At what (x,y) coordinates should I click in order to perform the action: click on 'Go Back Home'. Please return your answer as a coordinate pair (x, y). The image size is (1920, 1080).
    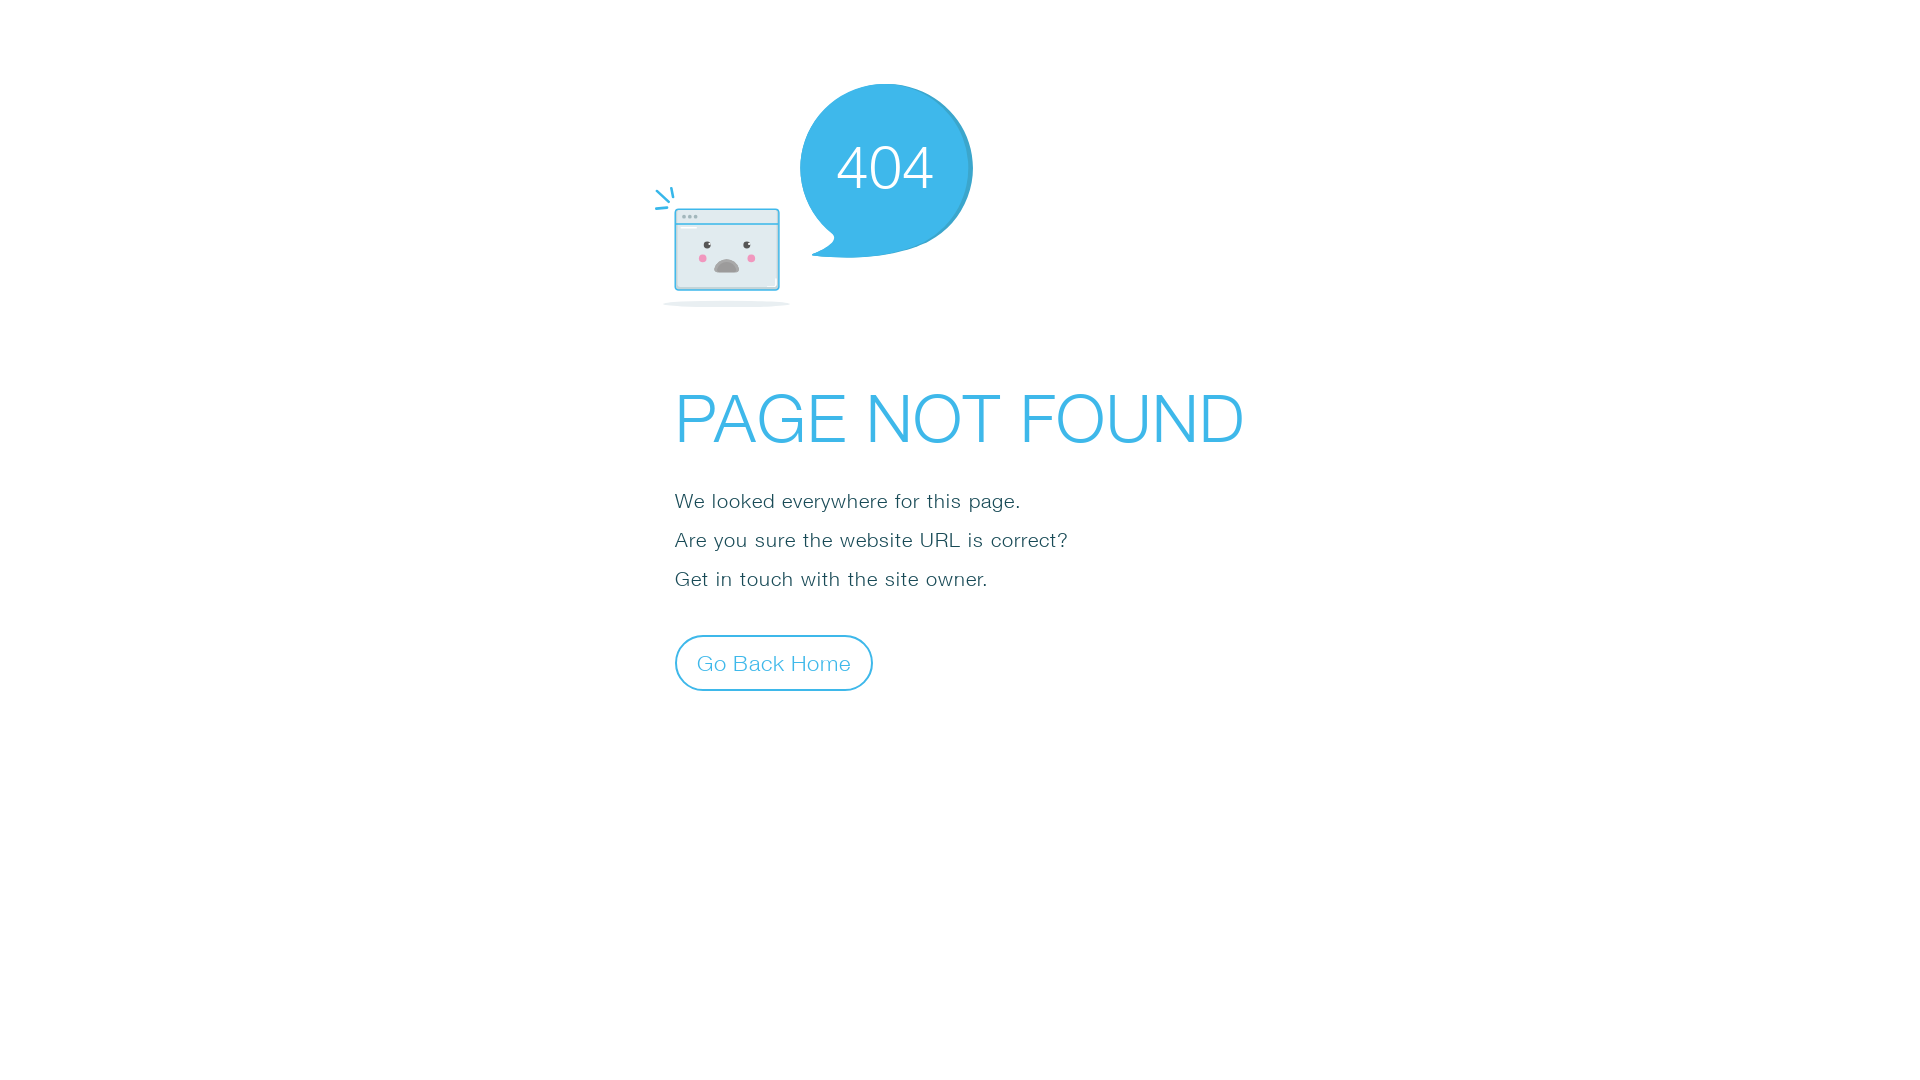
    Looking at the image, I should click on (772, 663).